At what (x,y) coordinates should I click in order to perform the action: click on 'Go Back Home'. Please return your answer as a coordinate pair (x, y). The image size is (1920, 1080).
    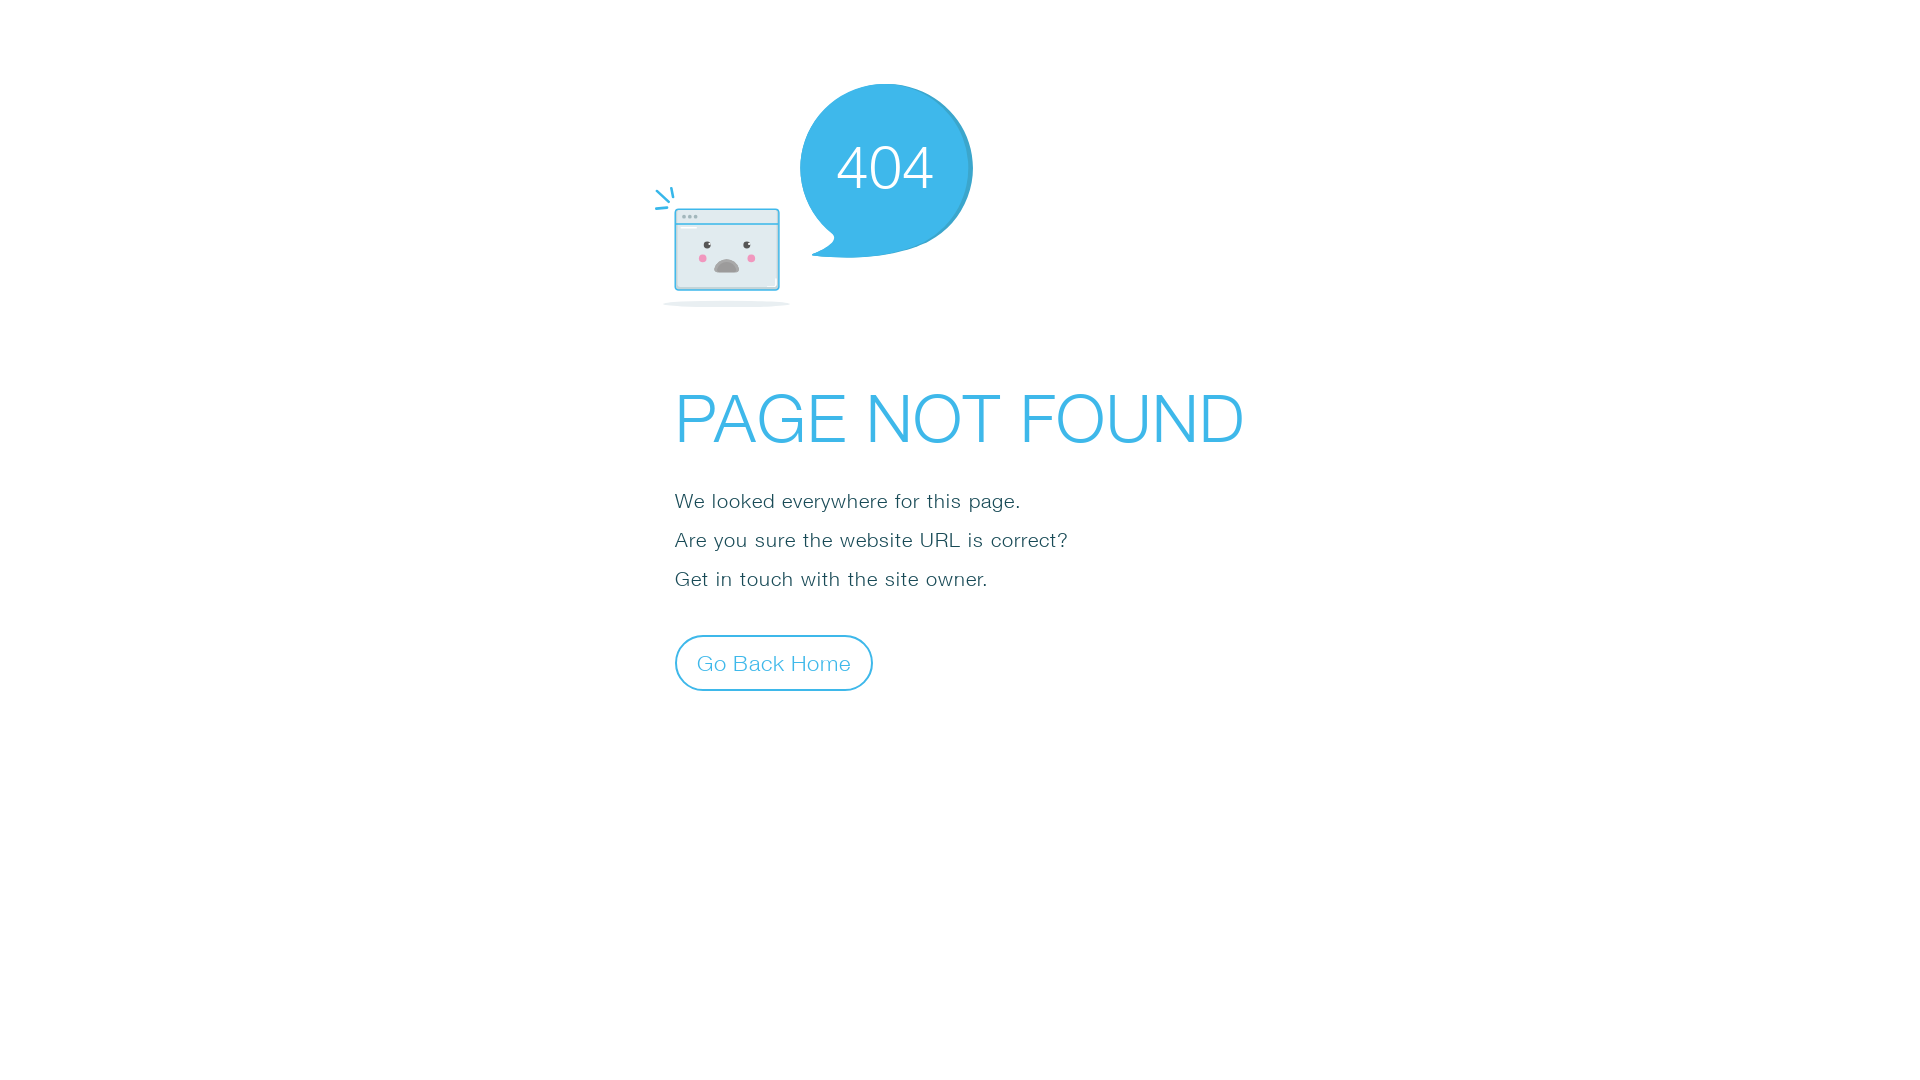
    Looking at the image, I should click on (772, 663).